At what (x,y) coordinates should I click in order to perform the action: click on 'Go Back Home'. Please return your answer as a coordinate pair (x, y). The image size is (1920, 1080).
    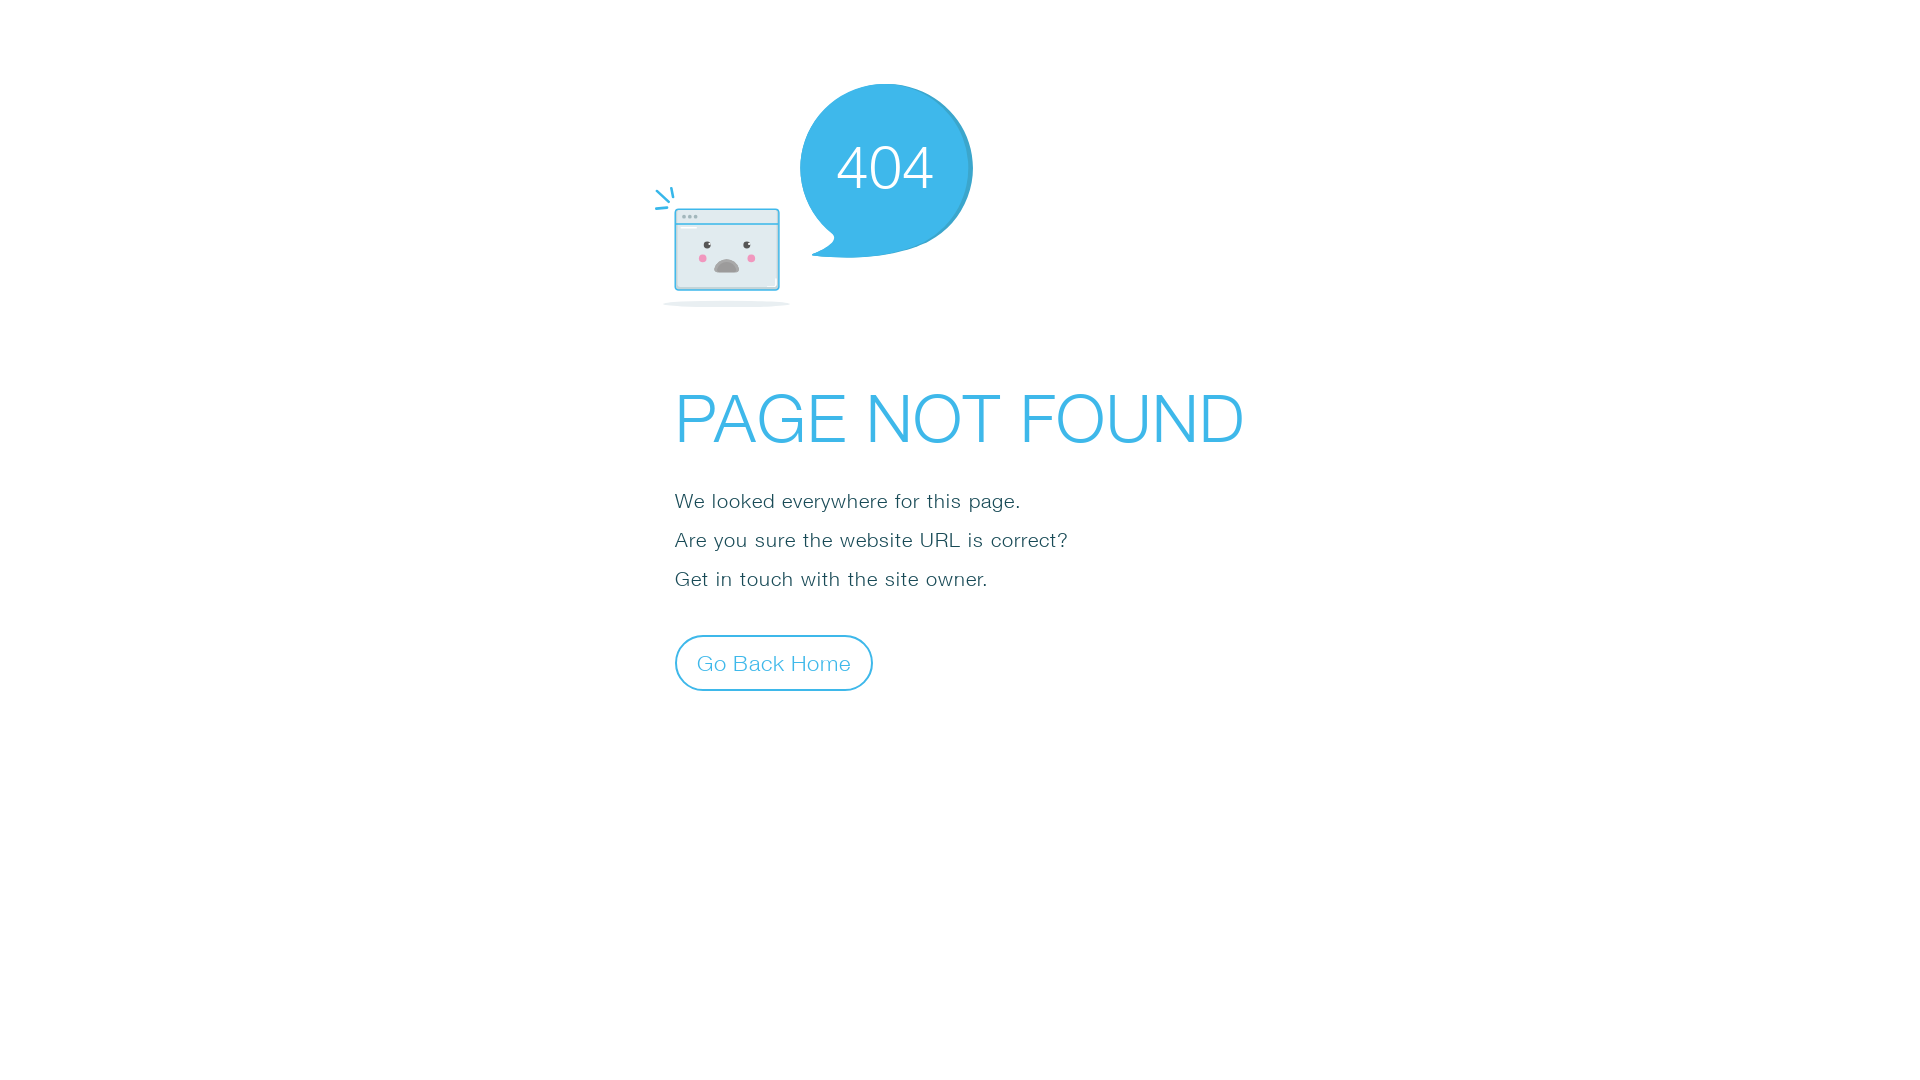
    Looking at the image, I should click on (772, 663).